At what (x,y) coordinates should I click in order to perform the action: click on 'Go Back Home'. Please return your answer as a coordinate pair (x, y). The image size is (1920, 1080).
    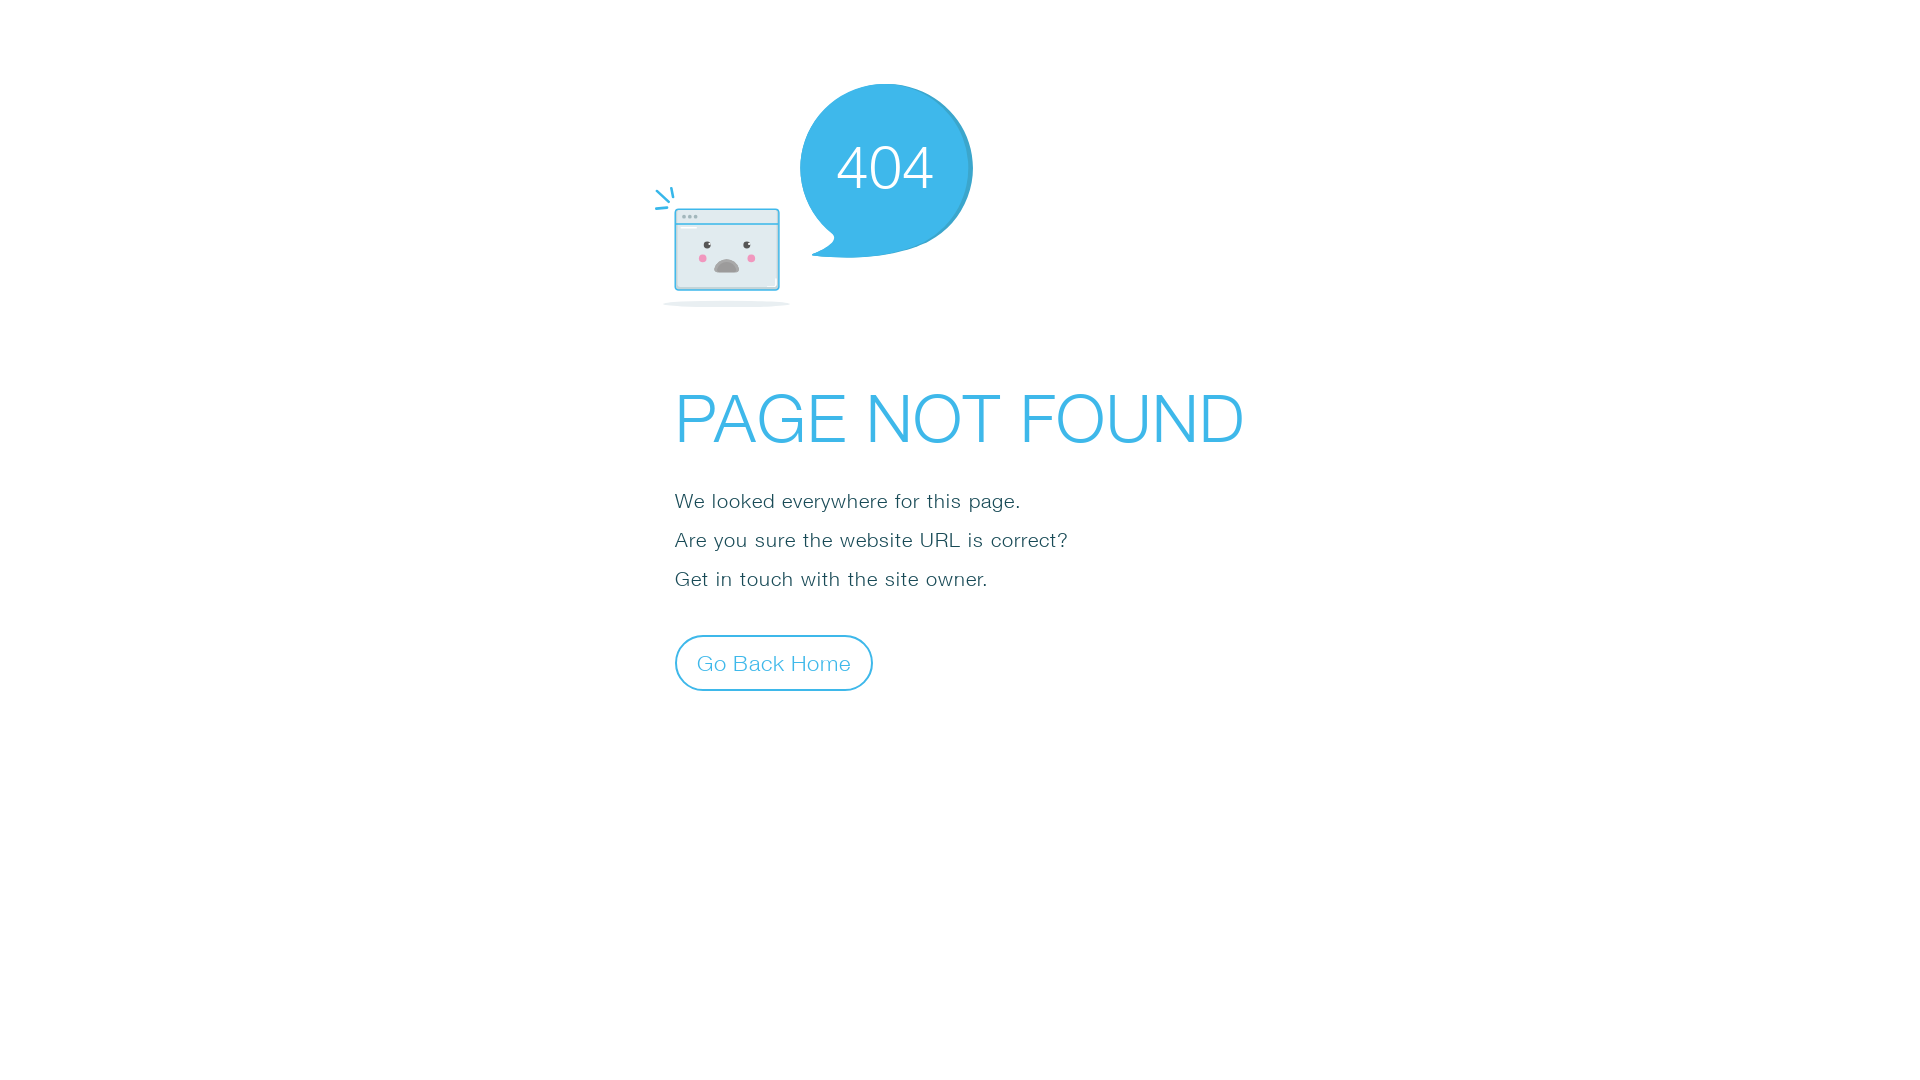
    Looking at the image, I should click on (772, 663).